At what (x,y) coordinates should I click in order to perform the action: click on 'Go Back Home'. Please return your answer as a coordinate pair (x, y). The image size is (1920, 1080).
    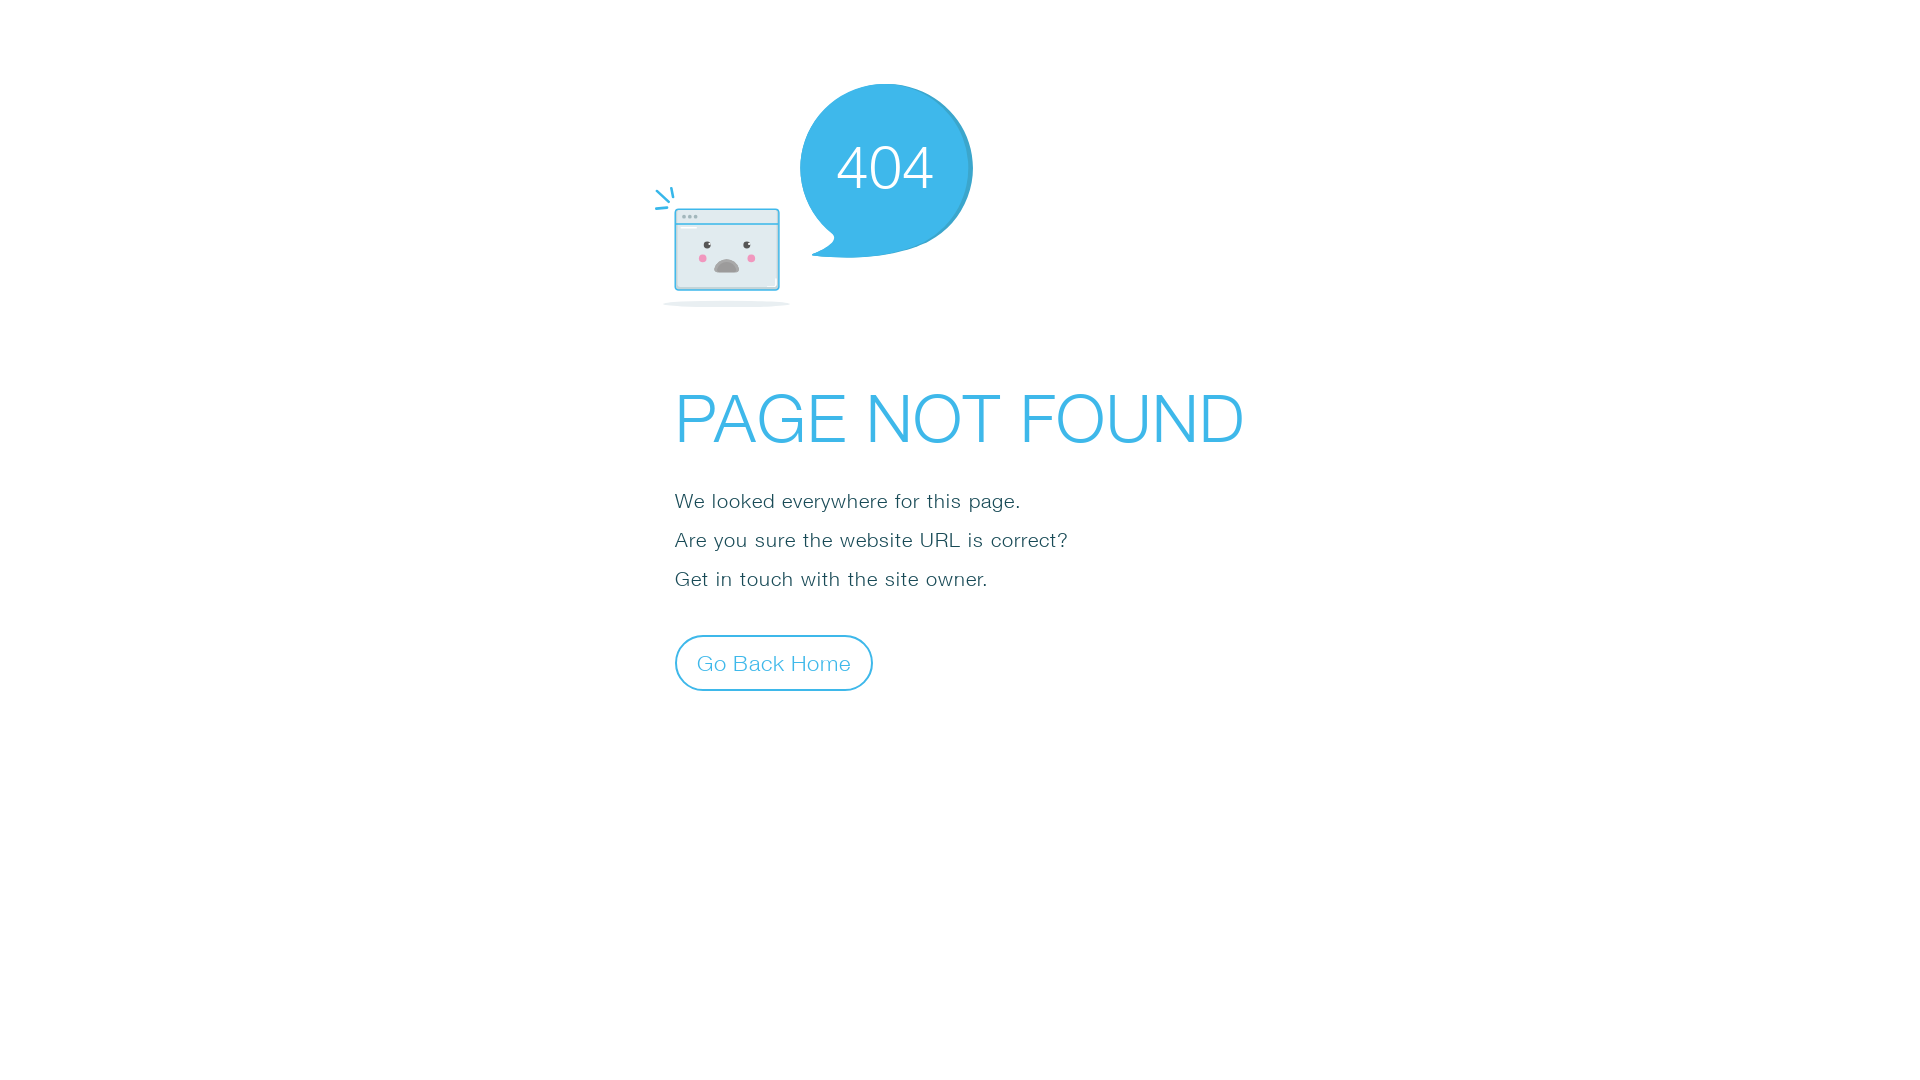
    Looking at the image, I should click on (772, 663).